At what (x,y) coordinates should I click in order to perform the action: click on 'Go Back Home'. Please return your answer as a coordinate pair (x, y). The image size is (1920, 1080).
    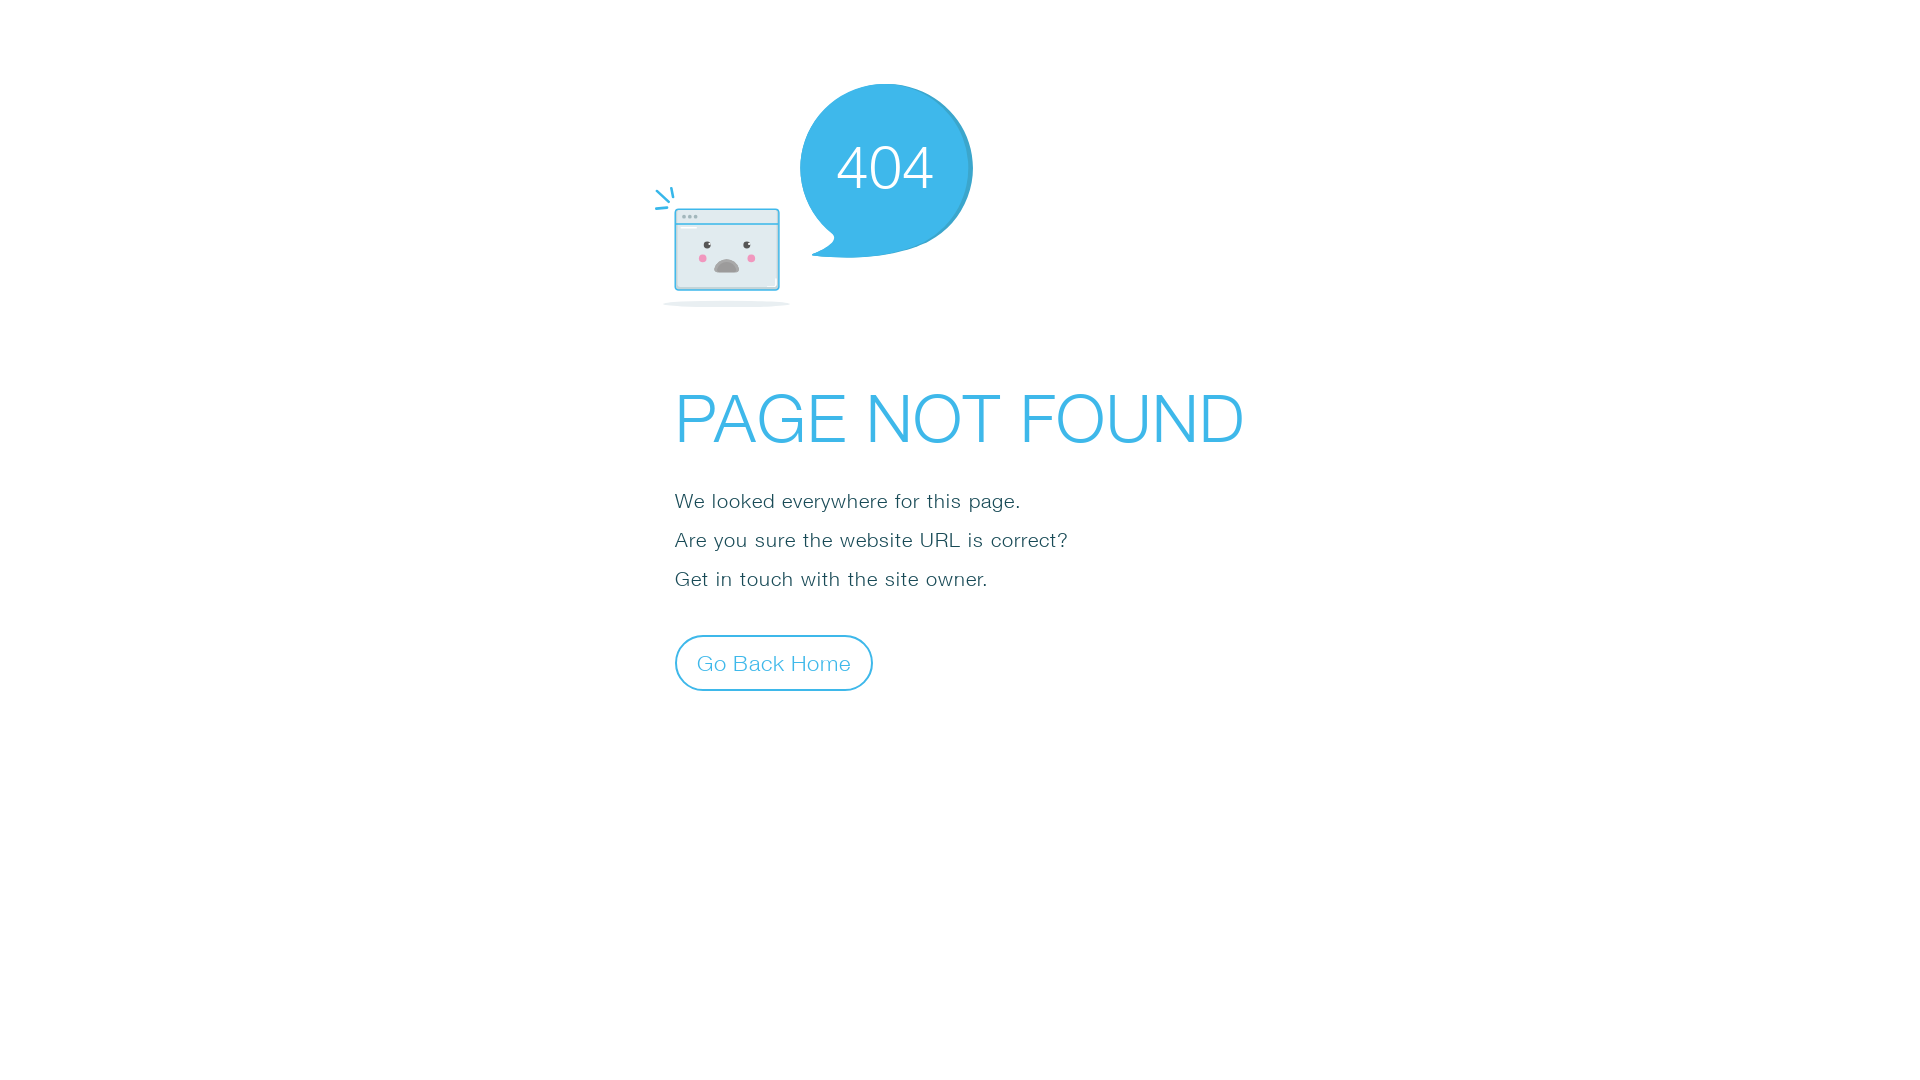
    Looking at the image, I should click on (772, 663).